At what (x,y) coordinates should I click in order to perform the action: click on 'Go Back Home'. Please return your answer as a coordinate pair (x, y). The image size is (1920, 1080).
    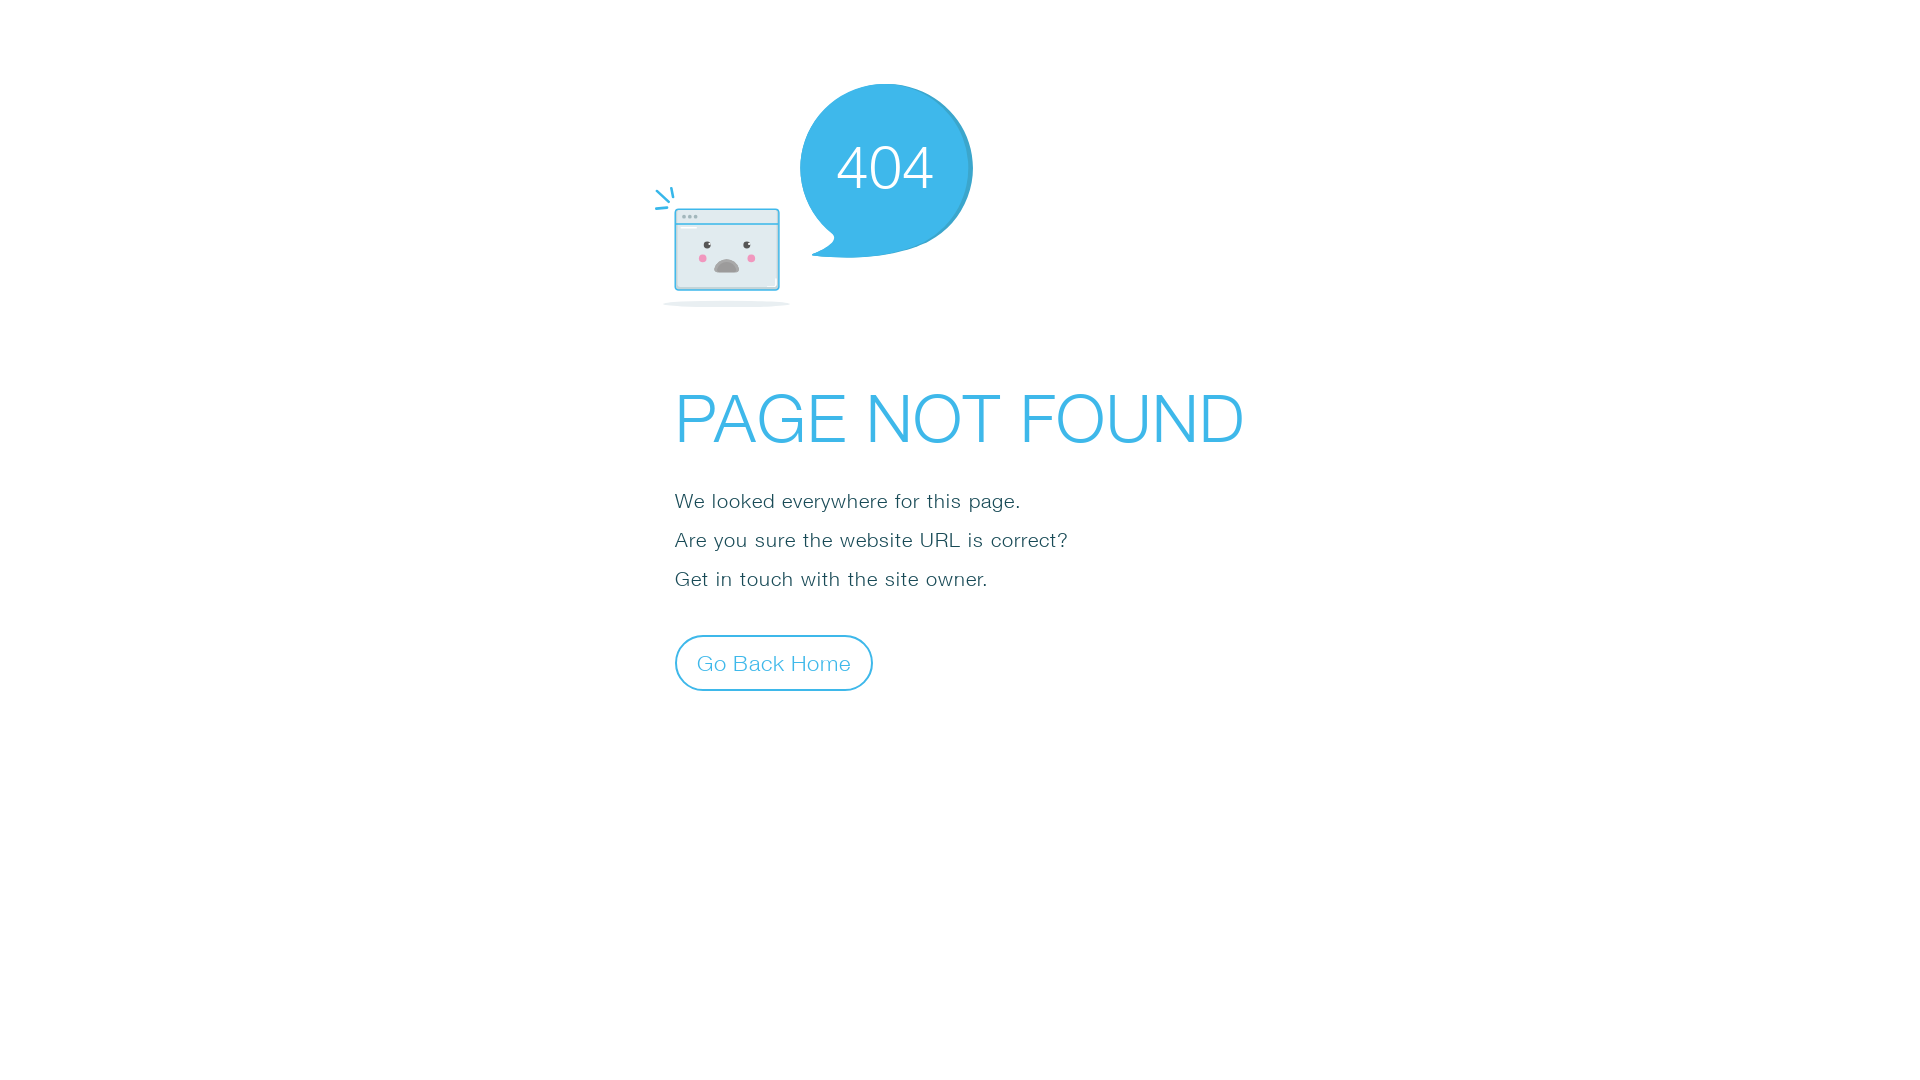
    Looking at the image, I should click on (772, 663).